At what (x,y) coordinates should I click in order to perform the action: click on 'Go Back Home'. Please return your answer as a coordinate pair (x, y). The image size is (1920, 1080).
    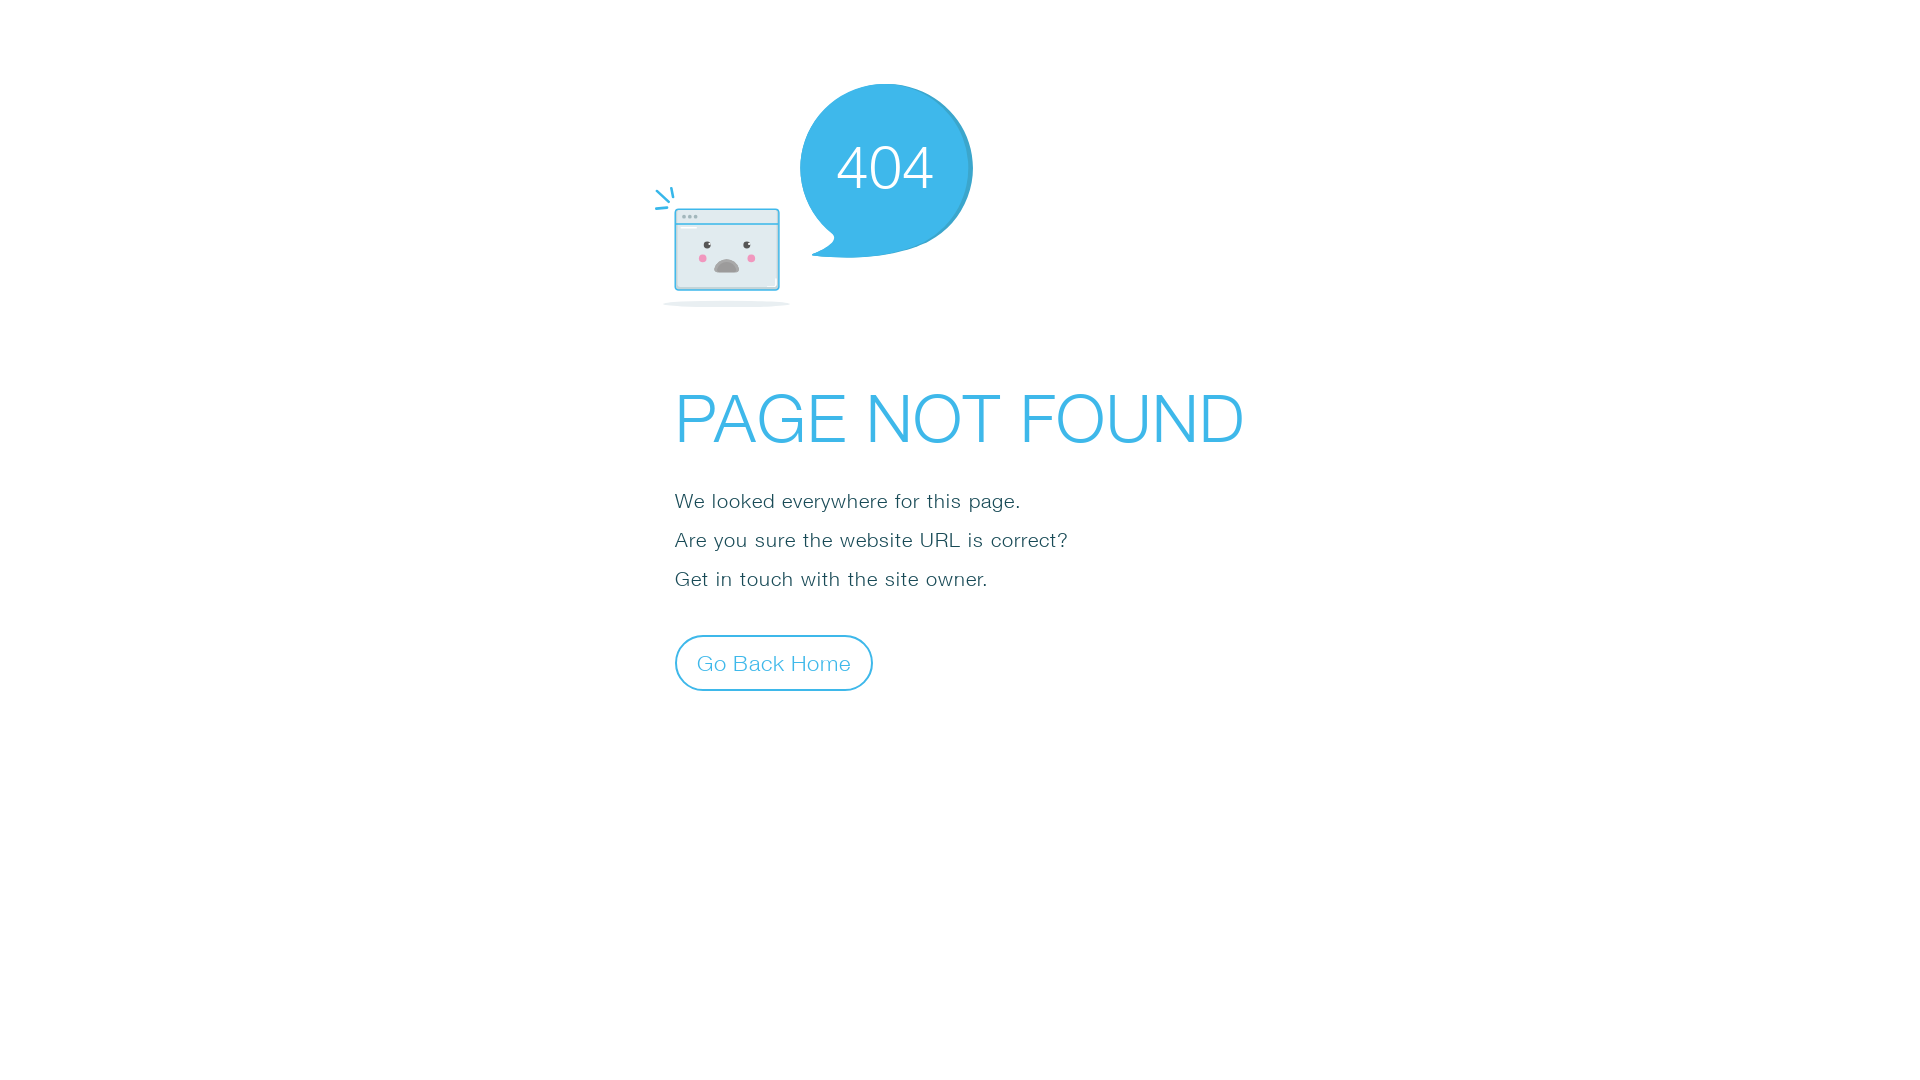
    Looking at the image, I should click on (772, 663).